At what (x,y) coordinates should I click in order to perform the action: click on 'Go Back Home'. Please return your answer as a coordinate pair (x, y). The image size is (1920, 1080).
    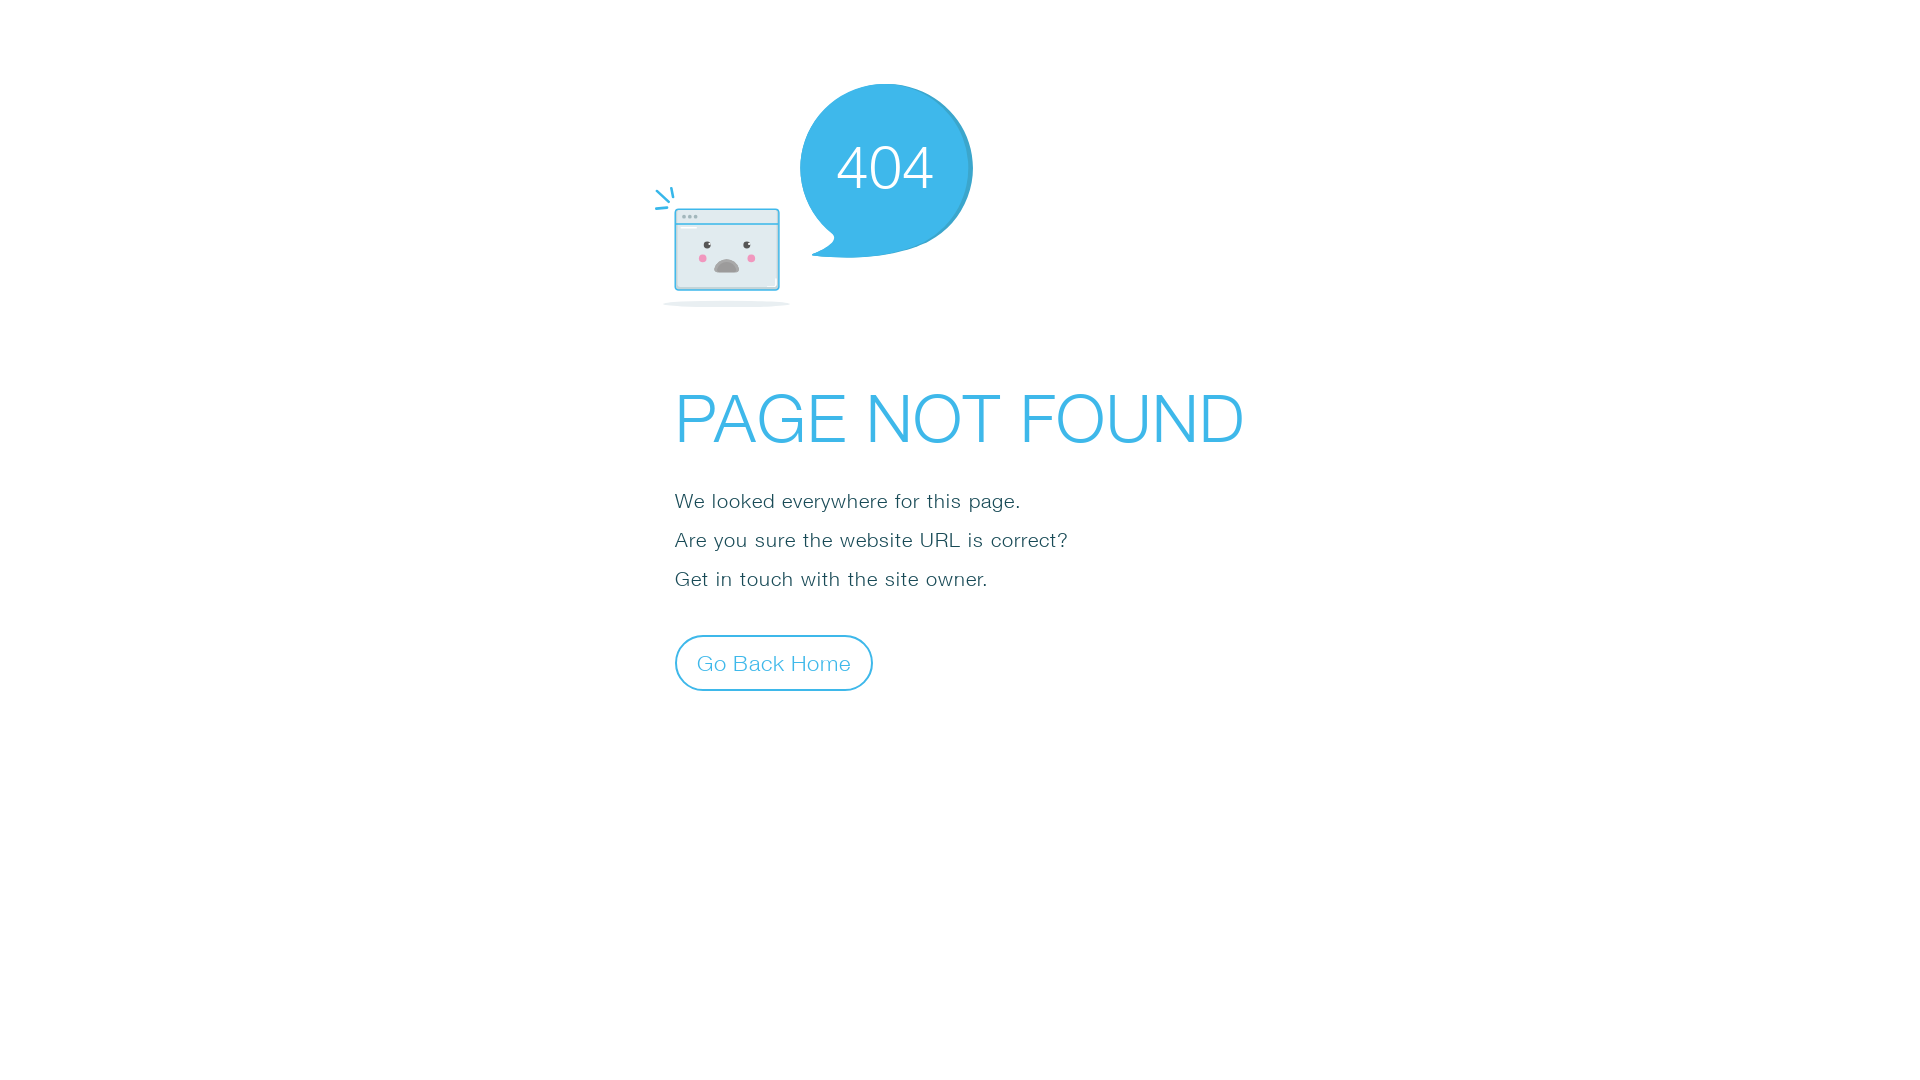
    Looking at the image, I should click on (772, 663).